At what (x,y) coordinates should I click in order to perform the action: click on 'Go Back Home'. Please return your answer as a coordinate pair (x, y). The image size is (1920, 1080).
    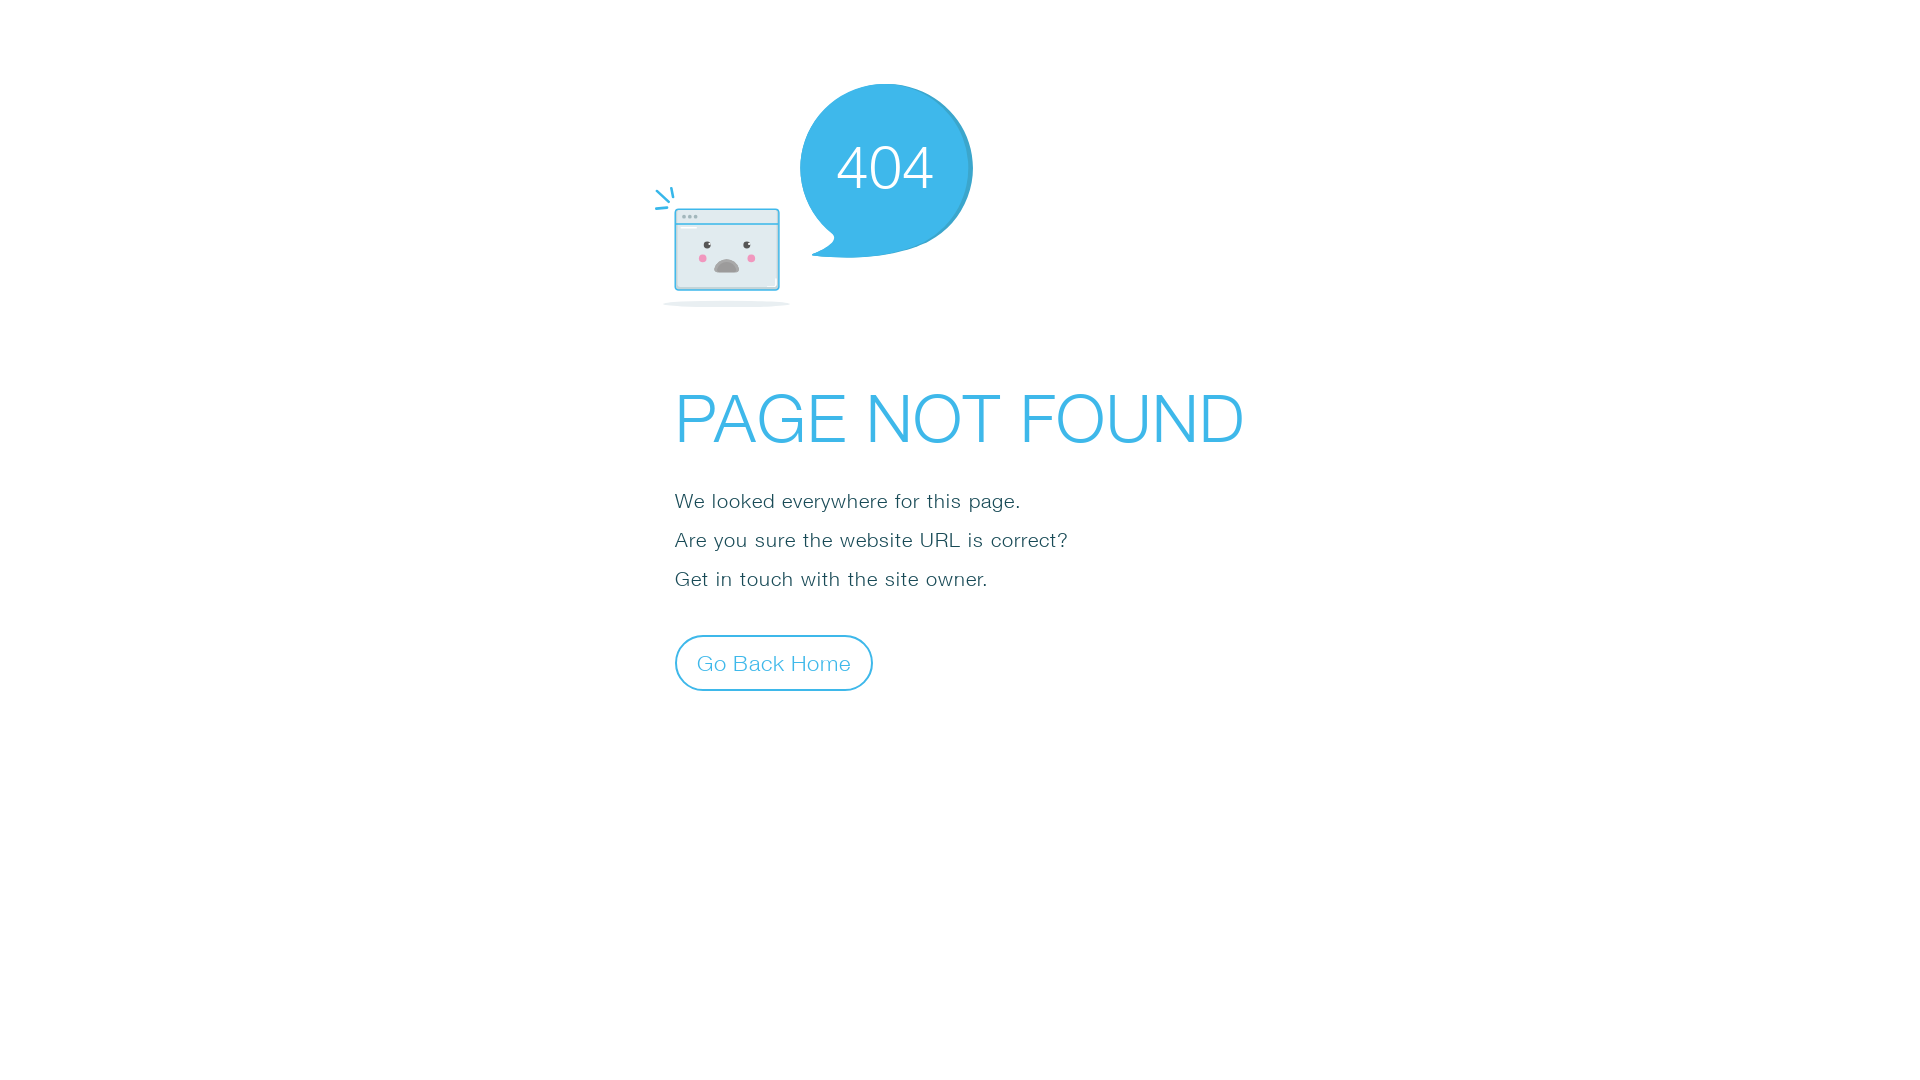
    Looking at the image, I should click on (772, 663).